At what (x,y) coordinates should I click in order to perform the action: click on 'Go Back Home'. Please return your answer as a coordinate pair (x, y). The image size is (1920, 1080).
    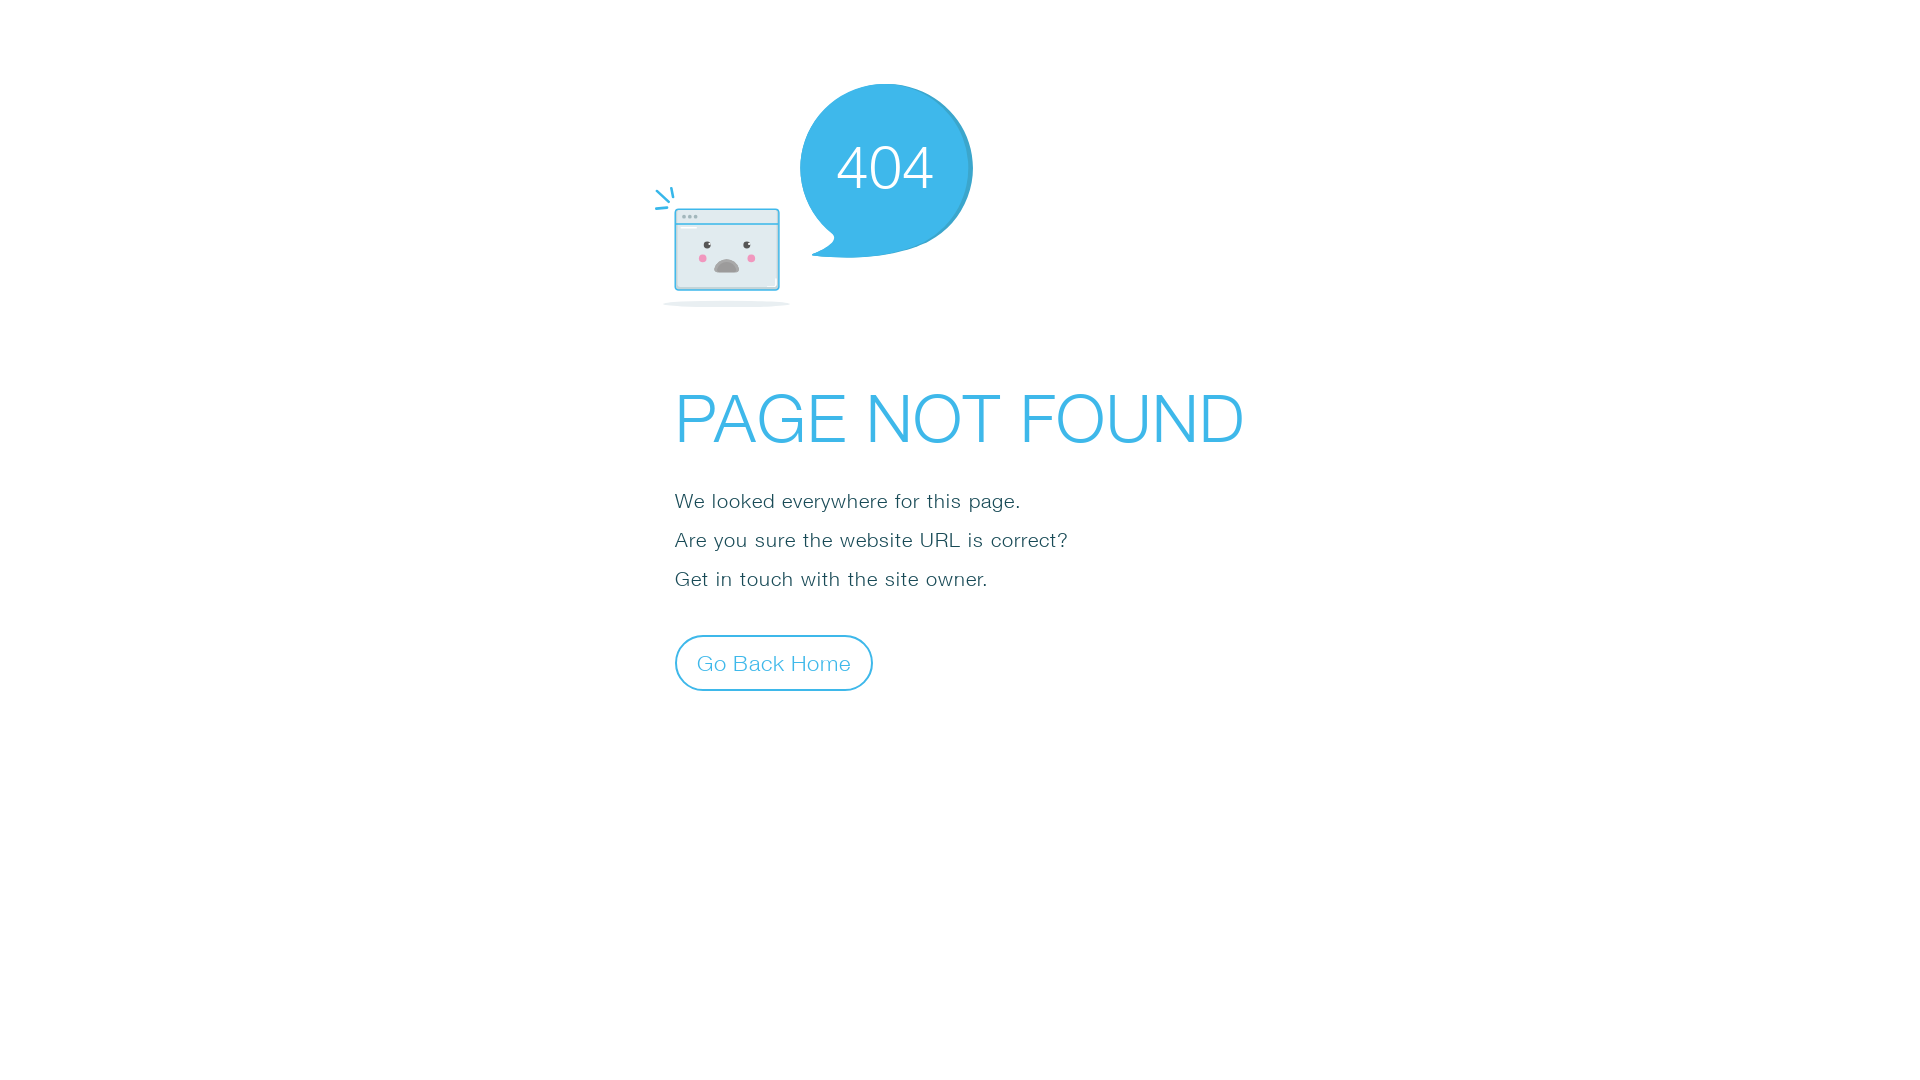
    Looking at the image, I should click on (772, 663).